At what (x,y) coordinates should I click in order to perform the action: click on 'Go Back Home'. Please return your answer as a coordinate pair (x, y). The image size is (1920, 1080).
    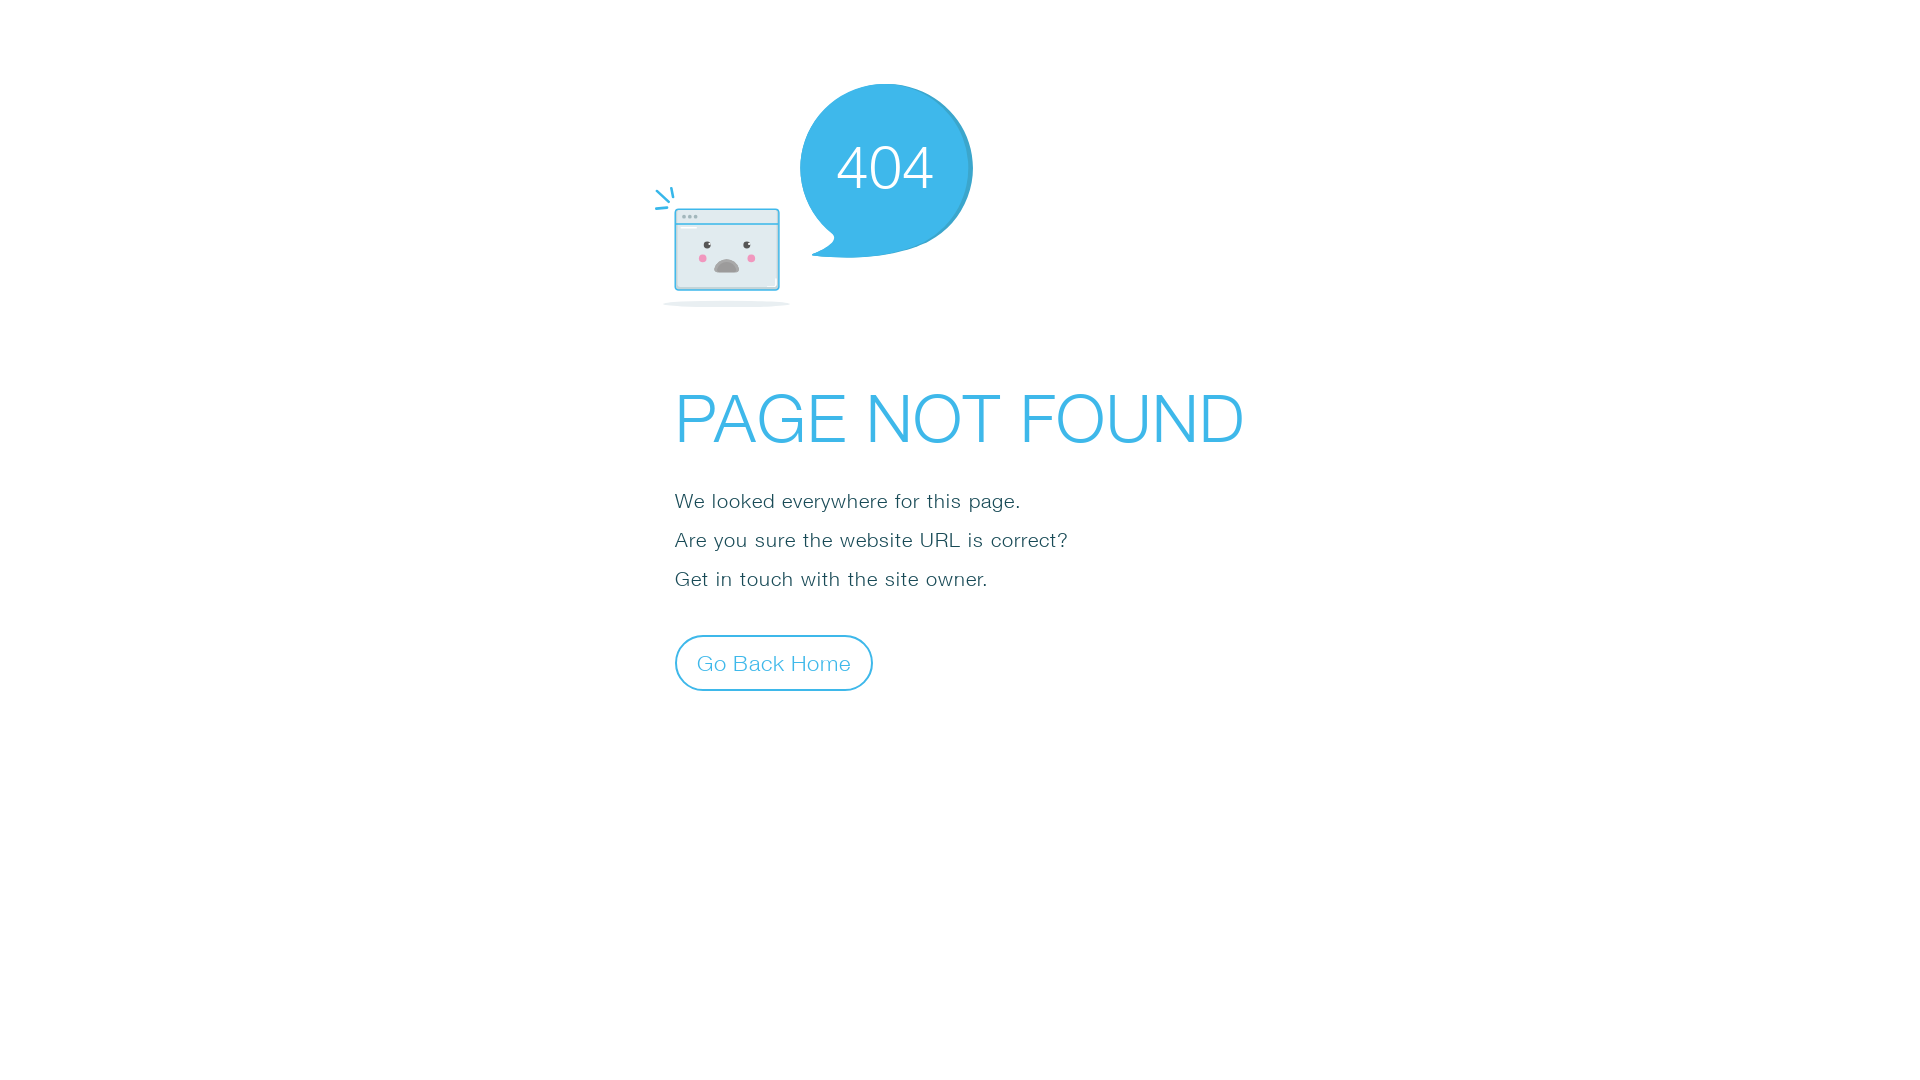
    Looking at the image, I should click on (772, 663).